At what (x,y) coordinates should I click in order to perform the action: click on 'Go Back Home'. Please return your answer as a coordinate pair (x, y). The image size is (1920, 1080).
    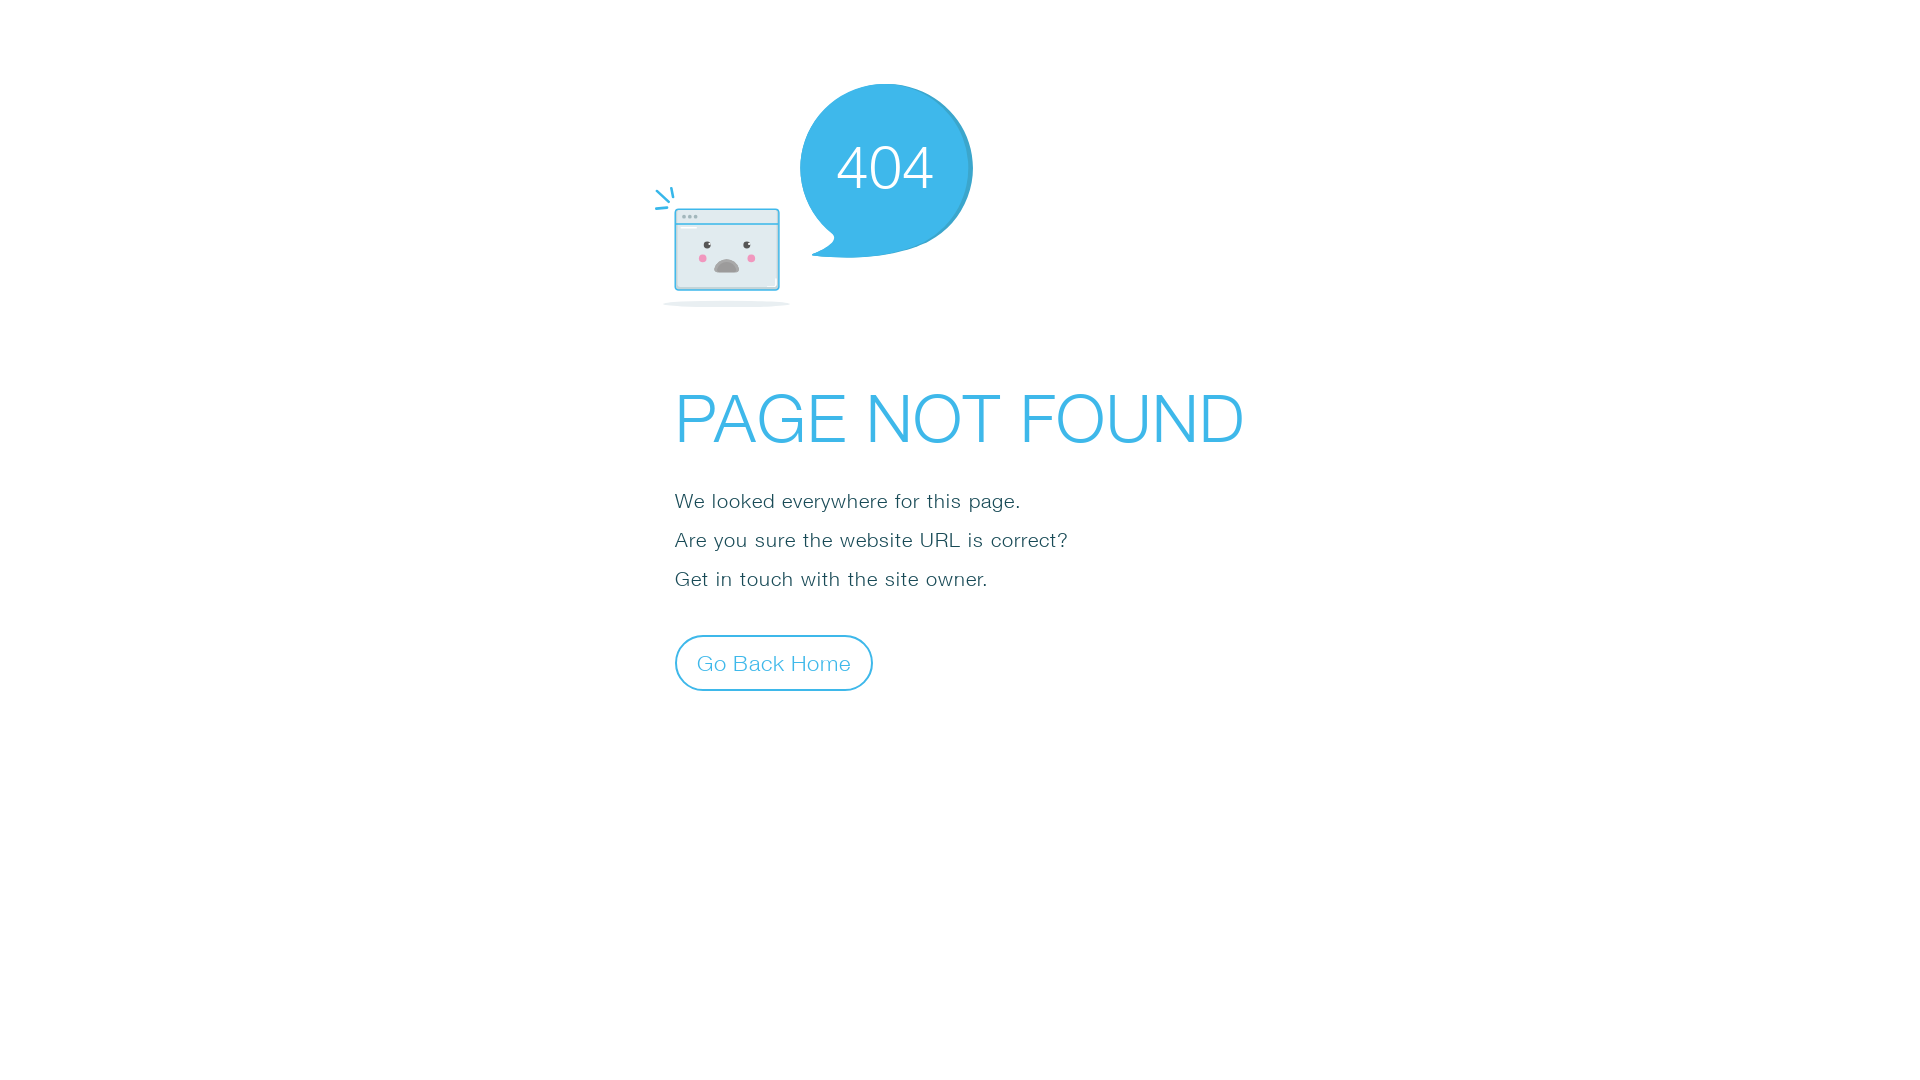
    Looking at the image, I should click on (772, 663).